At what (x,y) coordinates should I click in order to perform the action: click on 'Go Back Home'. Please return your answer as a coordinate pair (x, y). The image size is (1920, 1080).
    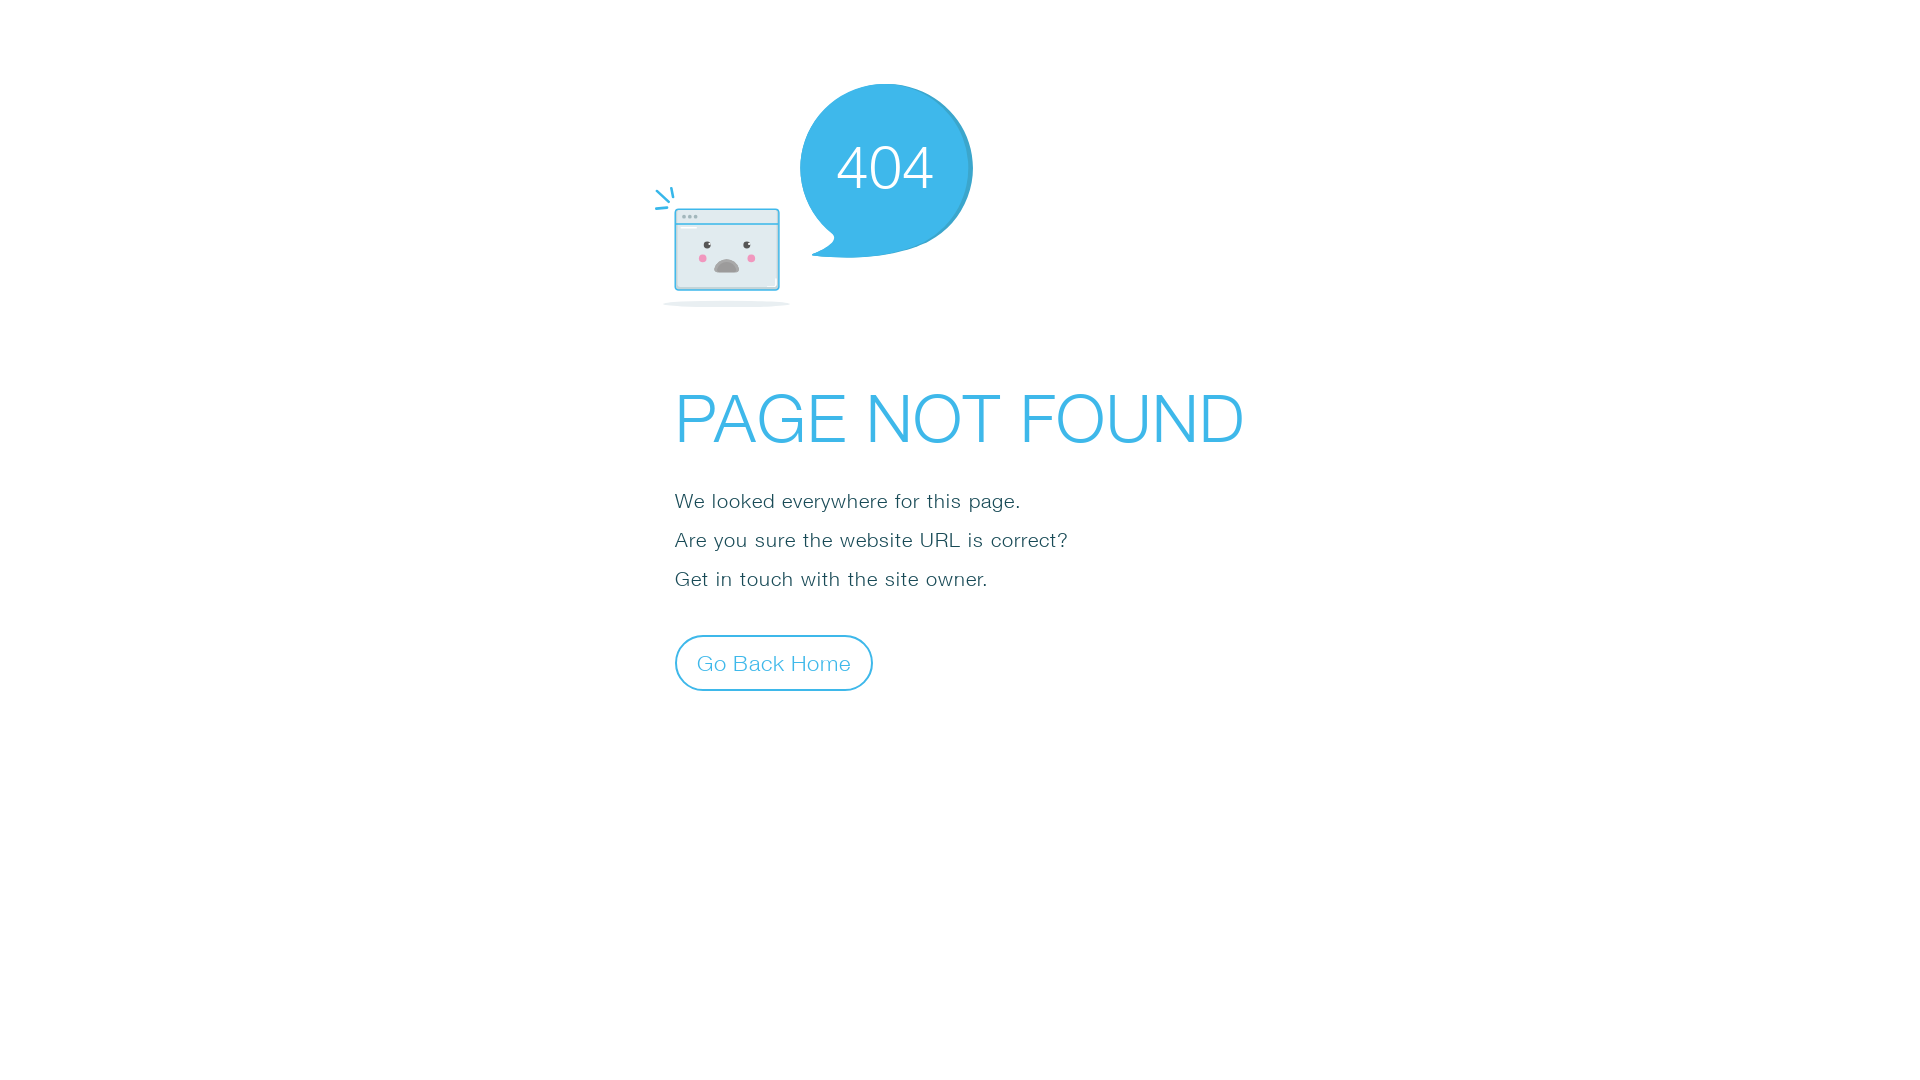
    Looking at the image, I should click on (772, 663).